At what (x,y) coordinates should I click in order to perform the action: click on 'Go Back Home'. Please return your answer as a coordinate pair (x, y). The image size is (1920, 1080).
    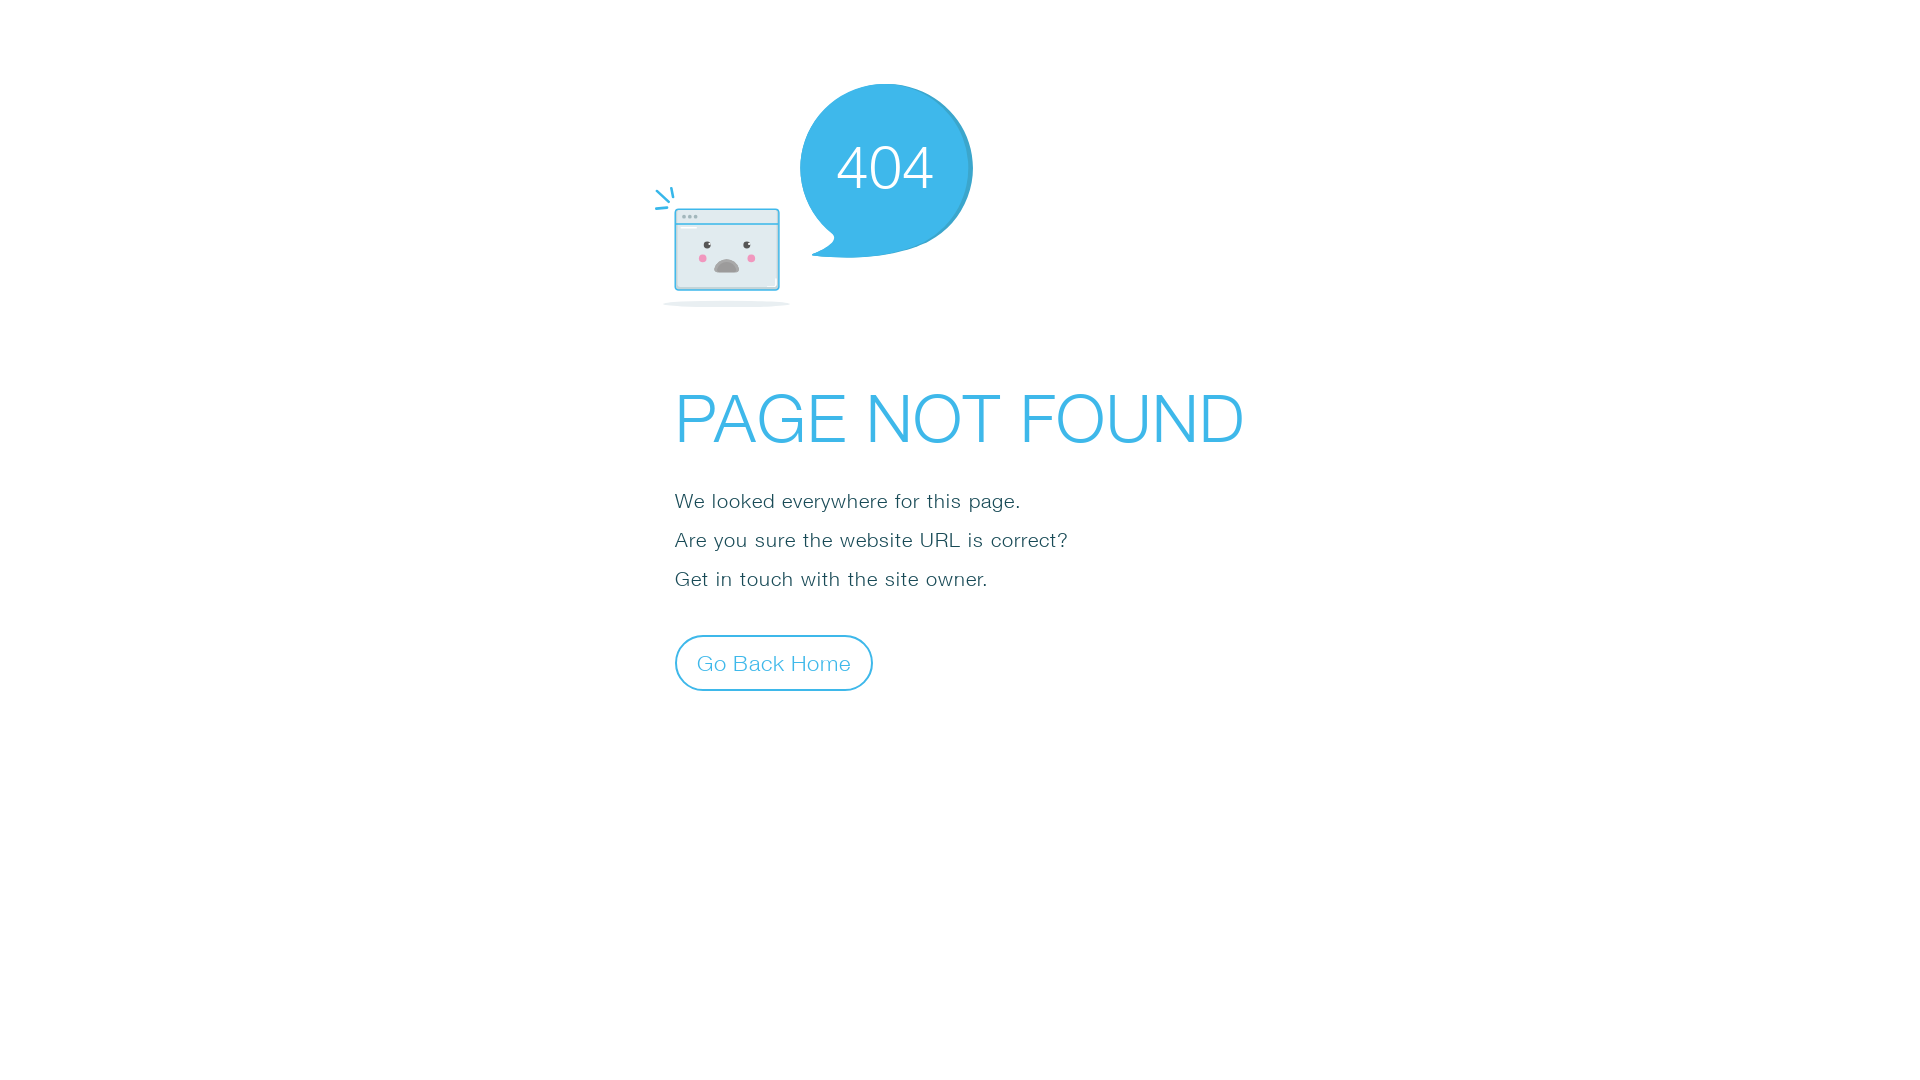
    Looking at the image, I should click on (772, 663).